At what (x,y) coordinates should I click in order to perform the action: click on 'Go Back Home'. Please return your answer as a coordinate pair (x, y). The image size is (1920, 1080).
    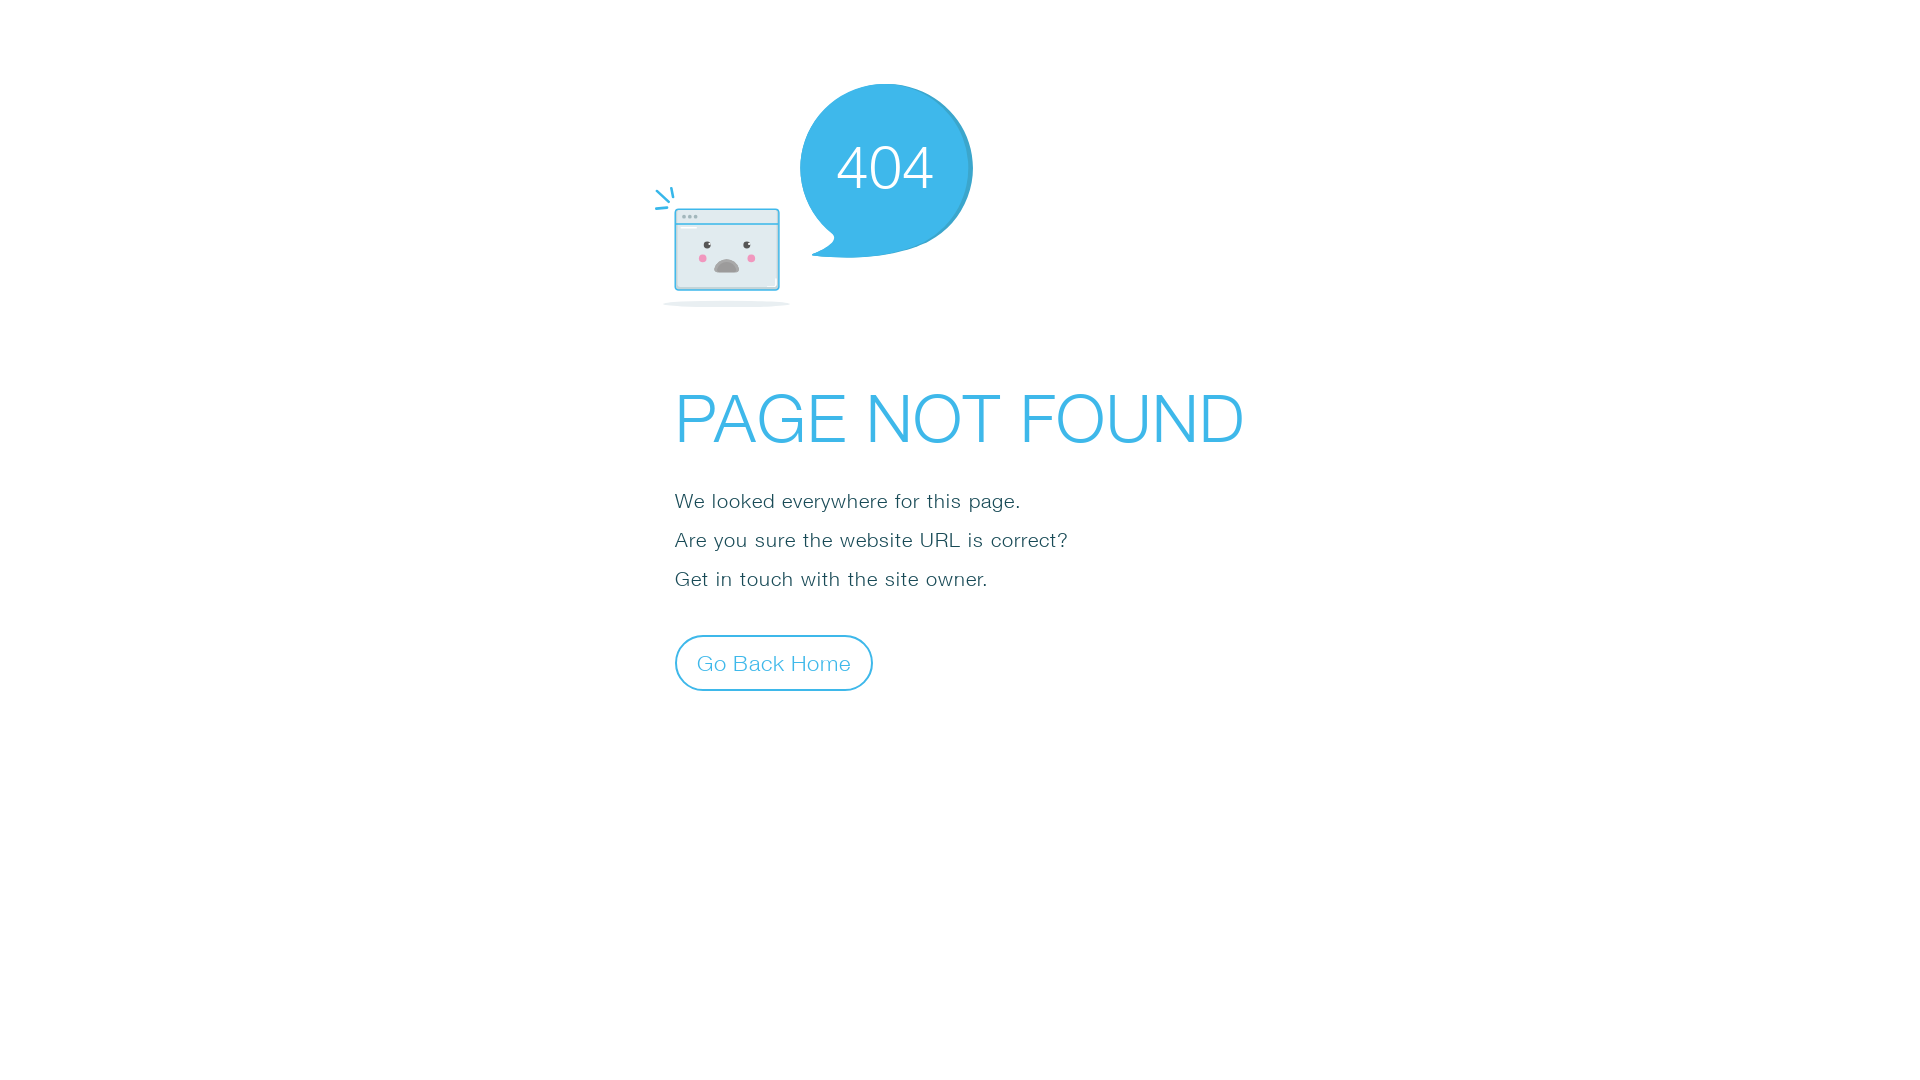
    Looking at the image, I should click on (772, 663).